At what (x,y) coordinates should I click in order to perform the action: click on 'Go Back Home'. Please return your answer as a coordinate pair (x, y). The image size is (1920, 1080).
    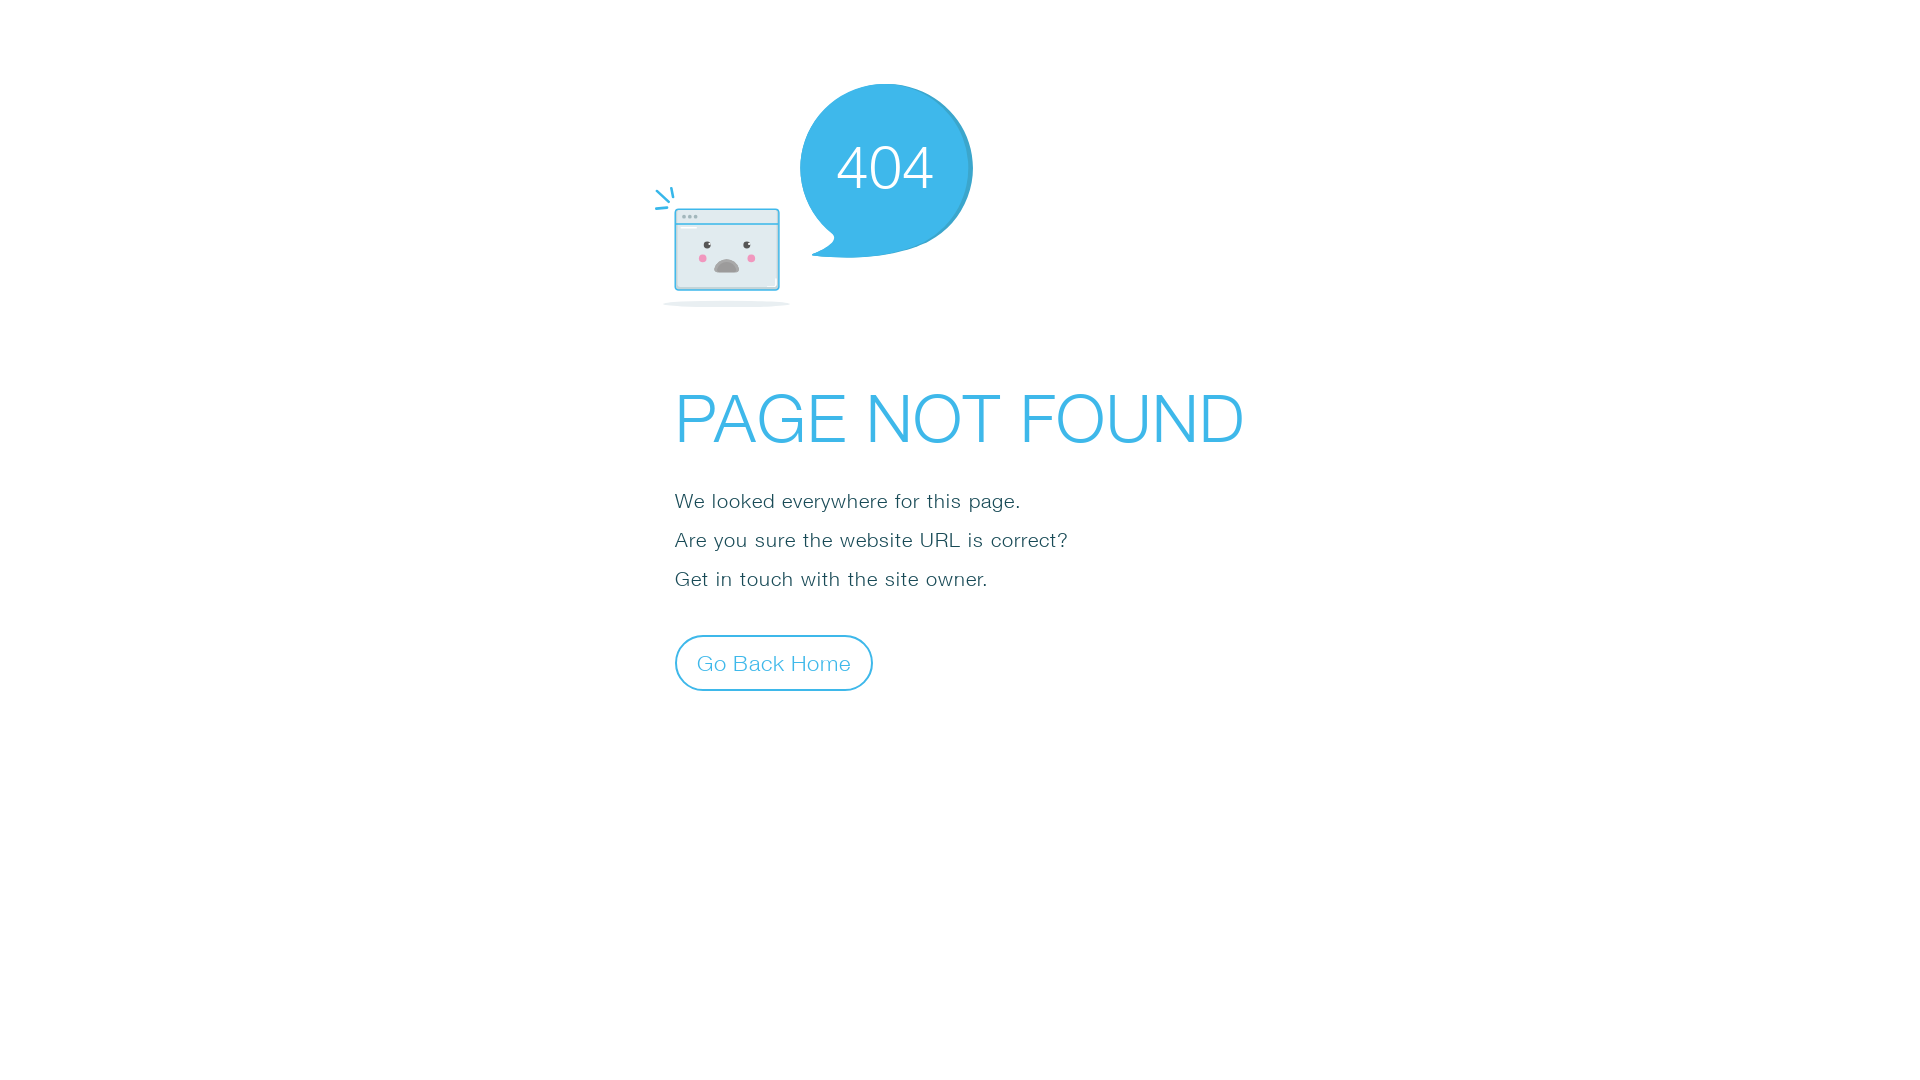
    Looking at the image, I should click on (772, 663).